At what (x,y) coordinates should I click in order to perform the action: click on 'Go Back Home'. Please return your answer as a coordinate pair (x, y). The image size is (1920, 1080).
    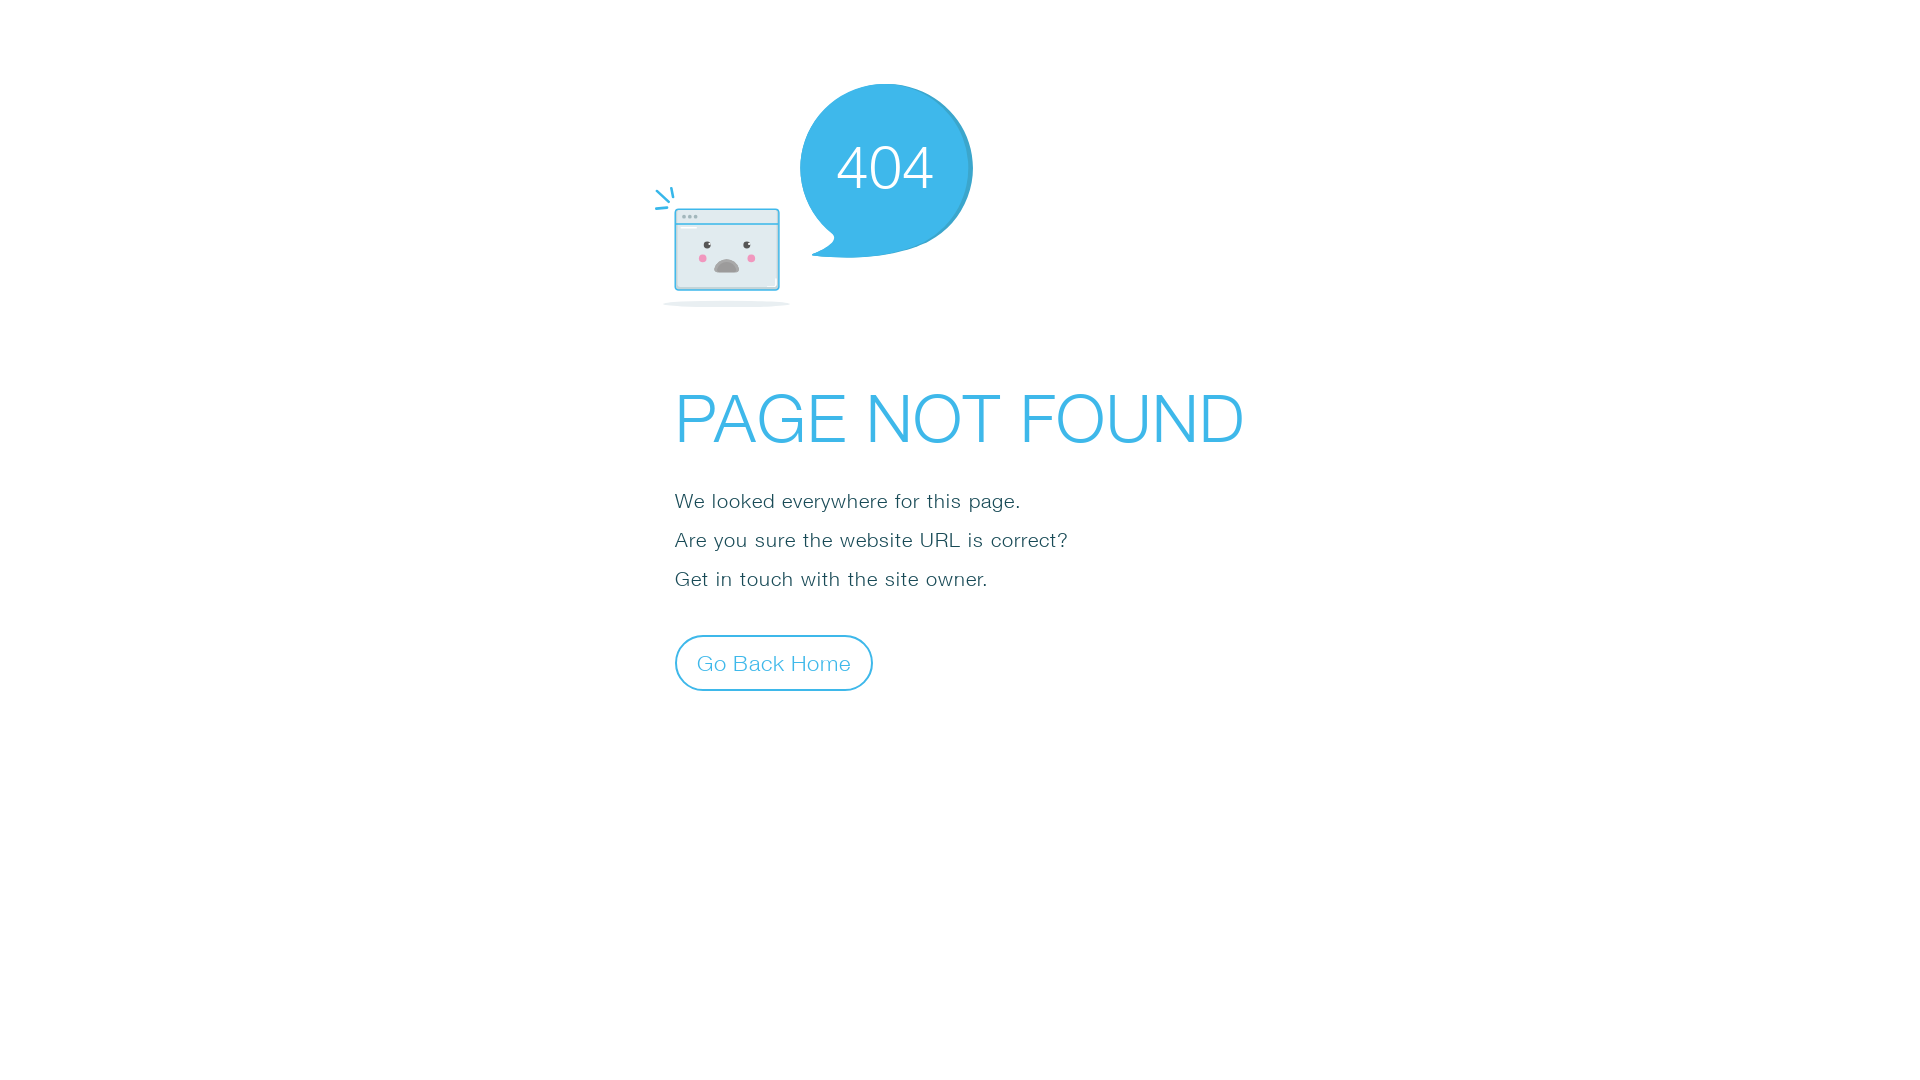
    Looking at the image, I should click on (772, 663).